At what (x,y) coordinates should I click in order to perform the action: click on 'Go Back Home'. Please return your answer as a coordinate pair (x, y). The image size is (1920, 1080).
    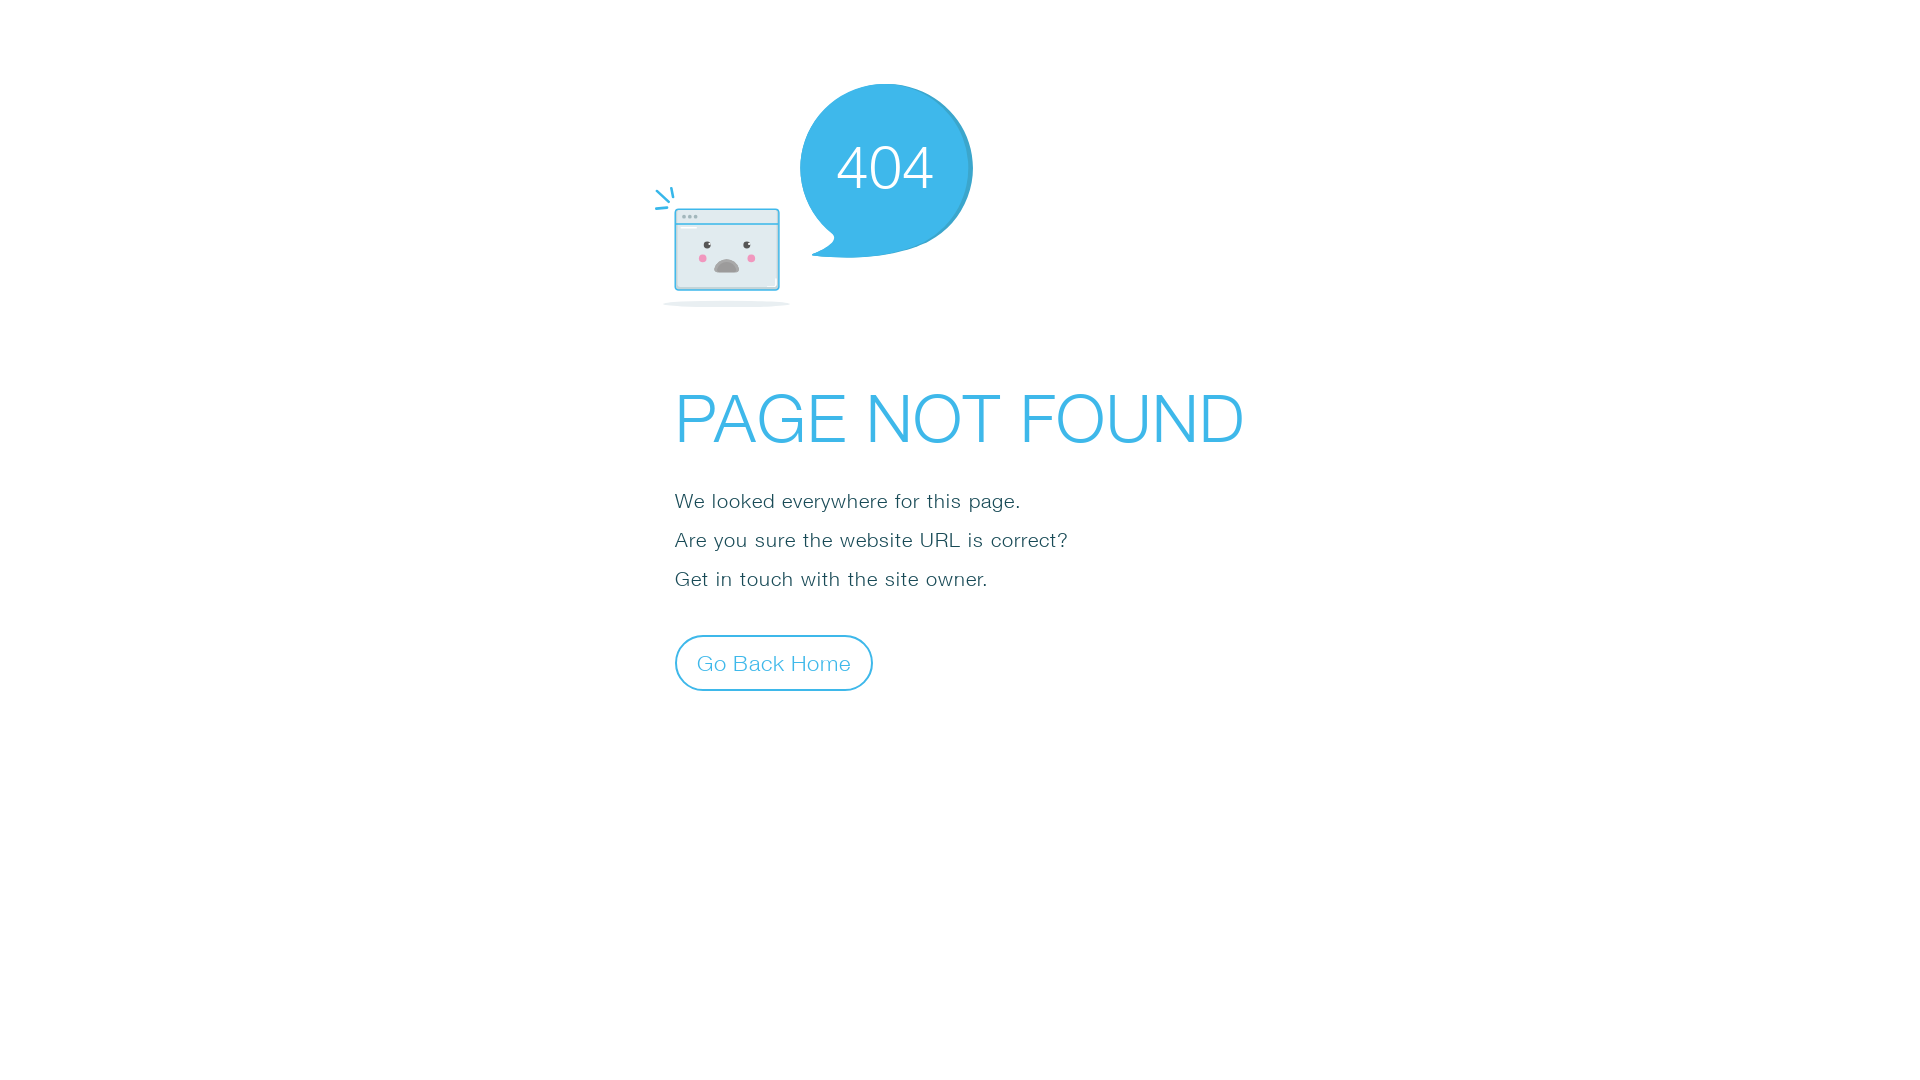
    Looking at the image, I should click on (772, 663).